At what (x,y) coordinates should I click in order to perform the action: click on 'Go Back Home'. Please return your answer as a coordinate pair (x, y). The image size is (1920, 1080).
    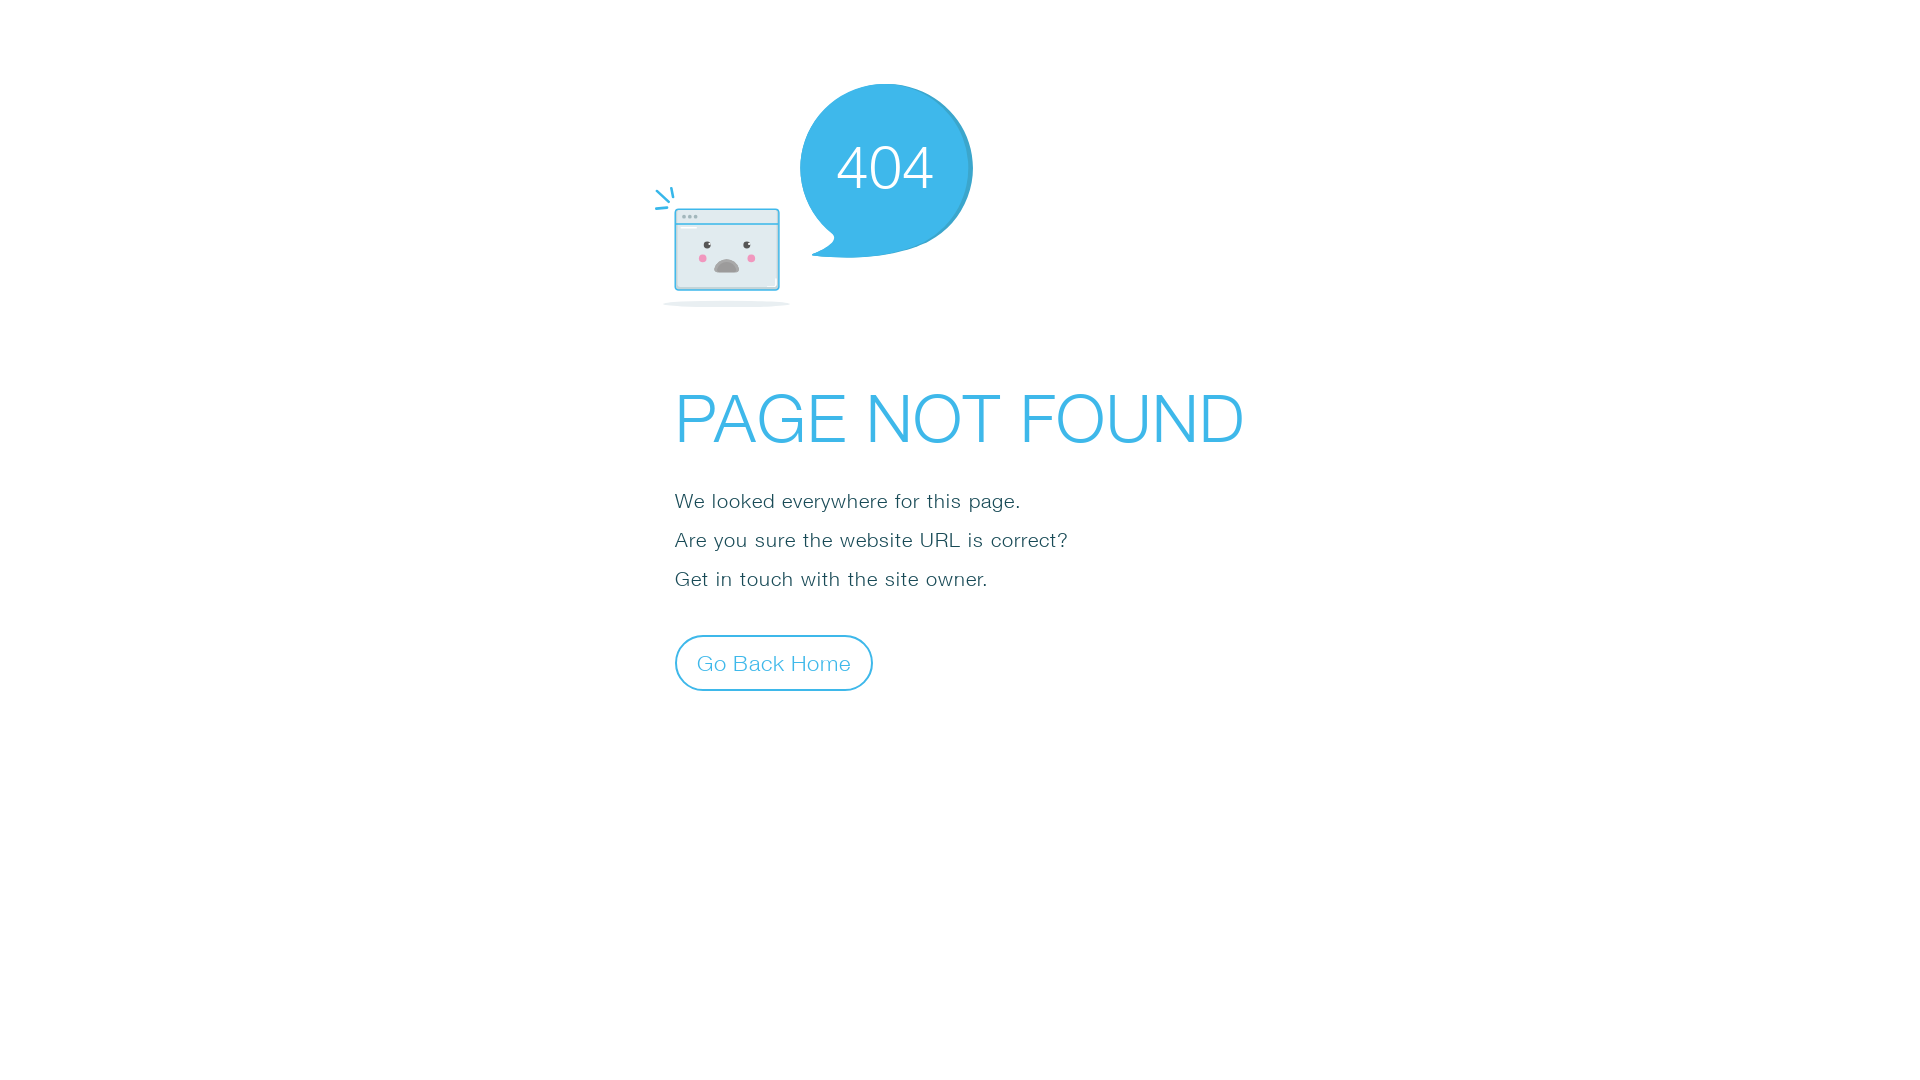
    Looking at the image, I should click on (772, 663).